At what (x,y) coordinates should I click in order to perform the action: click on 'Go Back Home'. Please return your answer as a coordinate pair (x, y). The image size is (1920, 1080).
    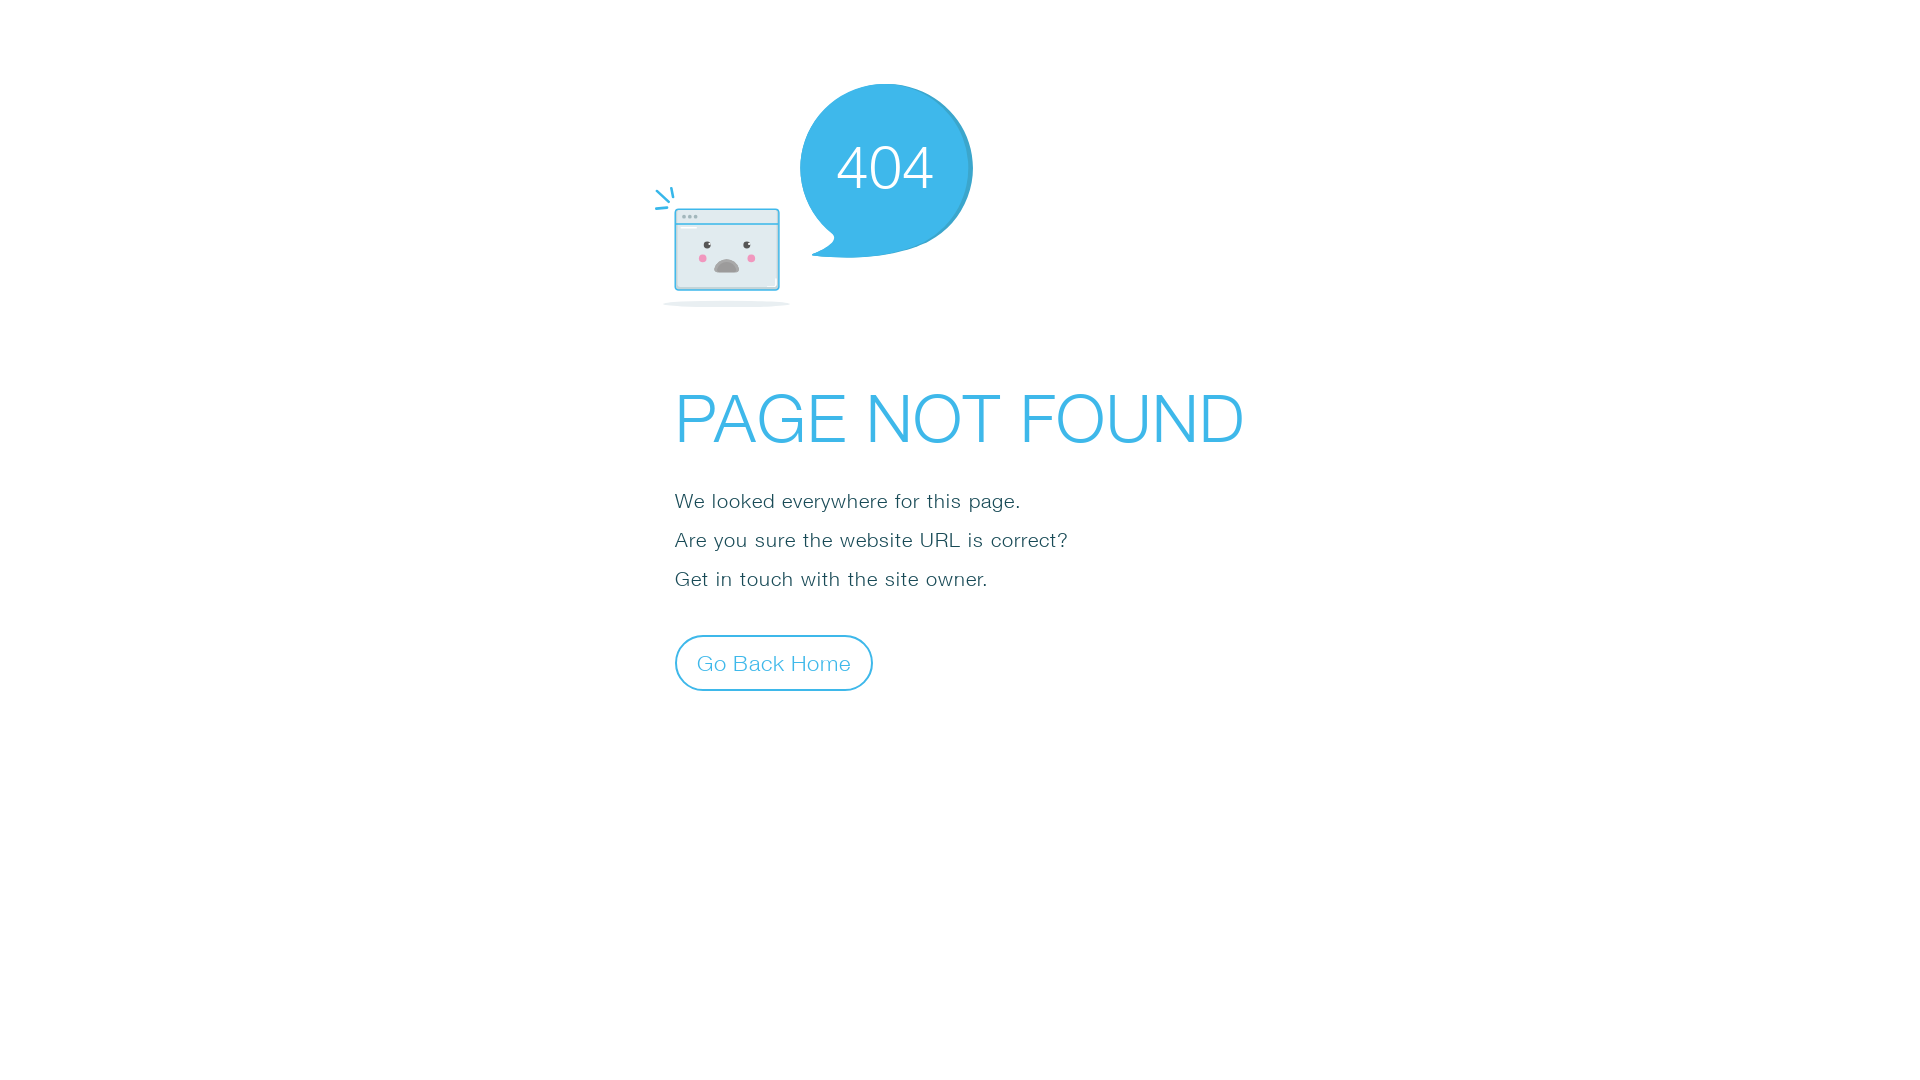
    Looking at the image, I should click on (772, 663).